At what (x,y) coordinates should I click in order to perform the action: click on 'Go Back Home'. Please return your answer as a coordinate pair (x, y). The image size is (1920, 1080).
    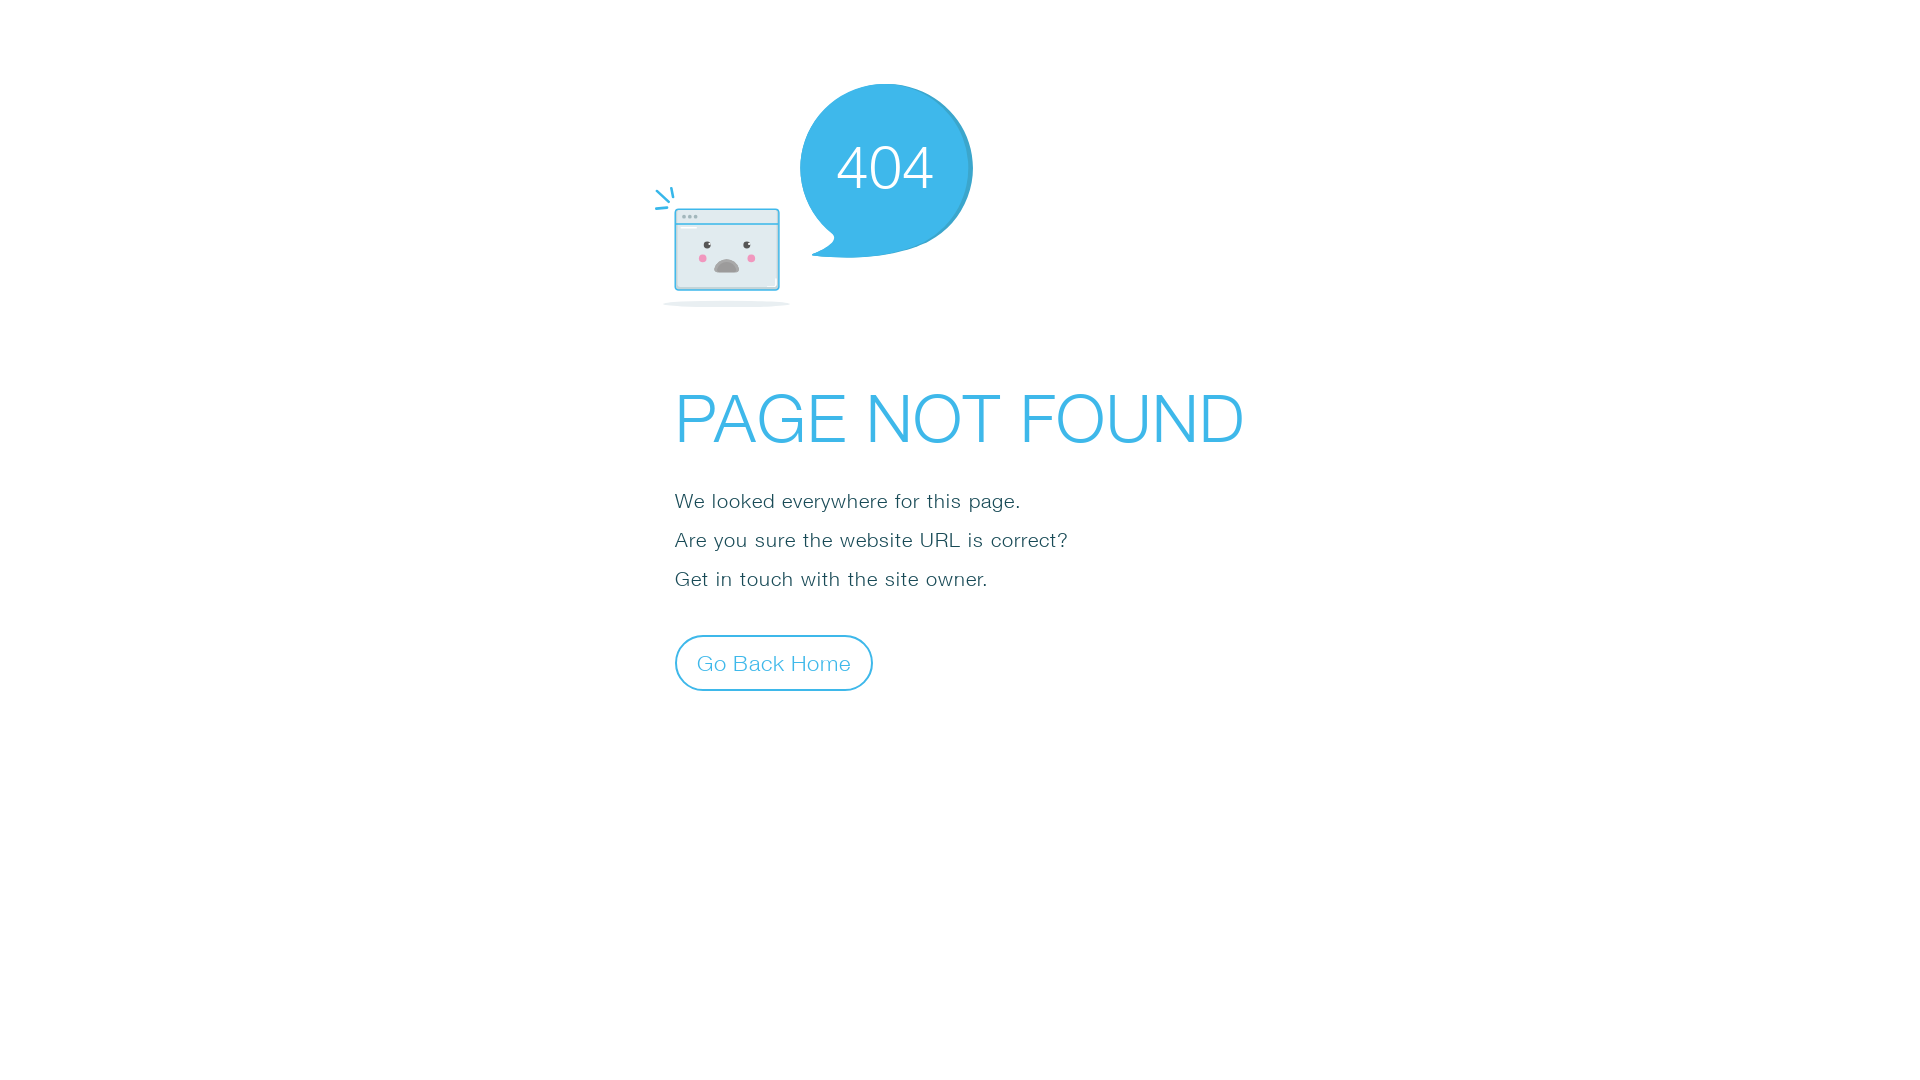
    Looking at the image, I should click on (772, 663).